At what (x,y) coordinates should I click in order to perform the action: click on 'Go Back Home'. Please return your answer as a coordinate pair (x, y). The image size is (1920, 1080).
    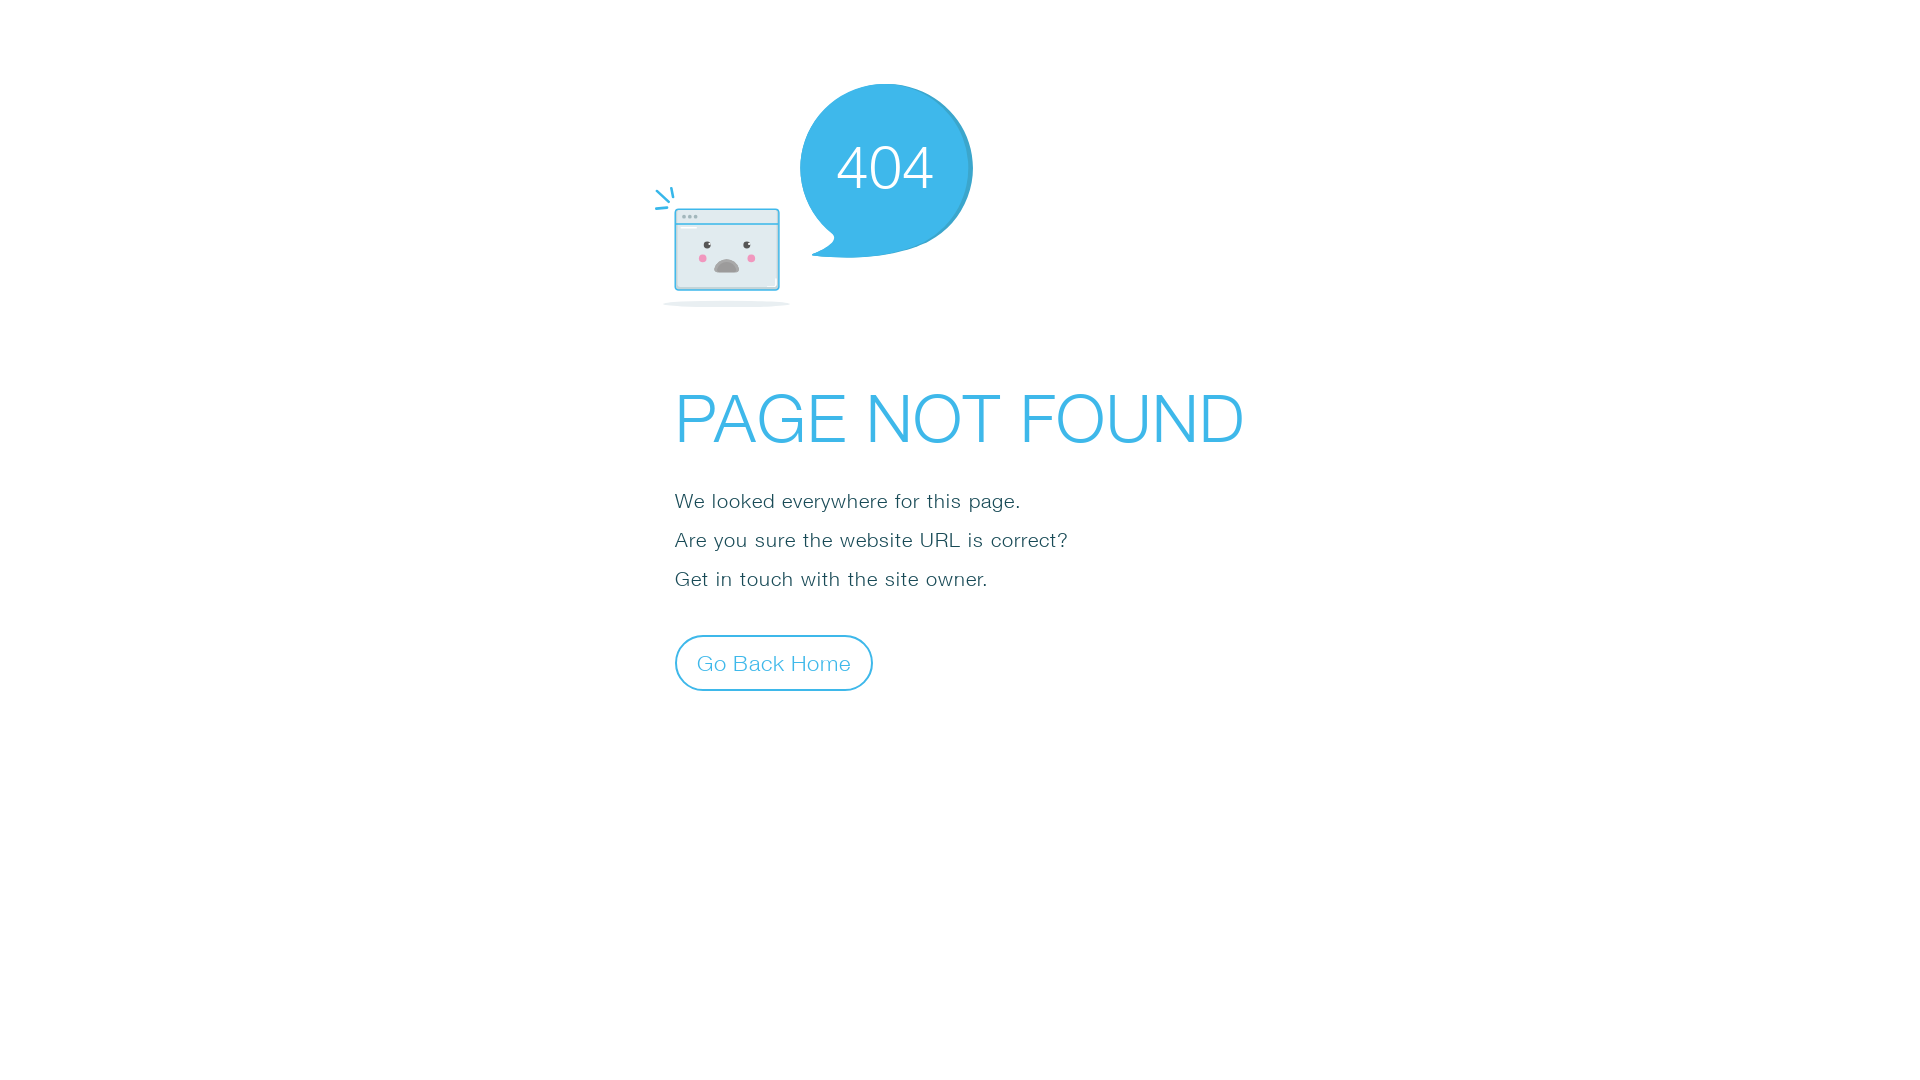
    Looking at the image, I should click on (772, 663).